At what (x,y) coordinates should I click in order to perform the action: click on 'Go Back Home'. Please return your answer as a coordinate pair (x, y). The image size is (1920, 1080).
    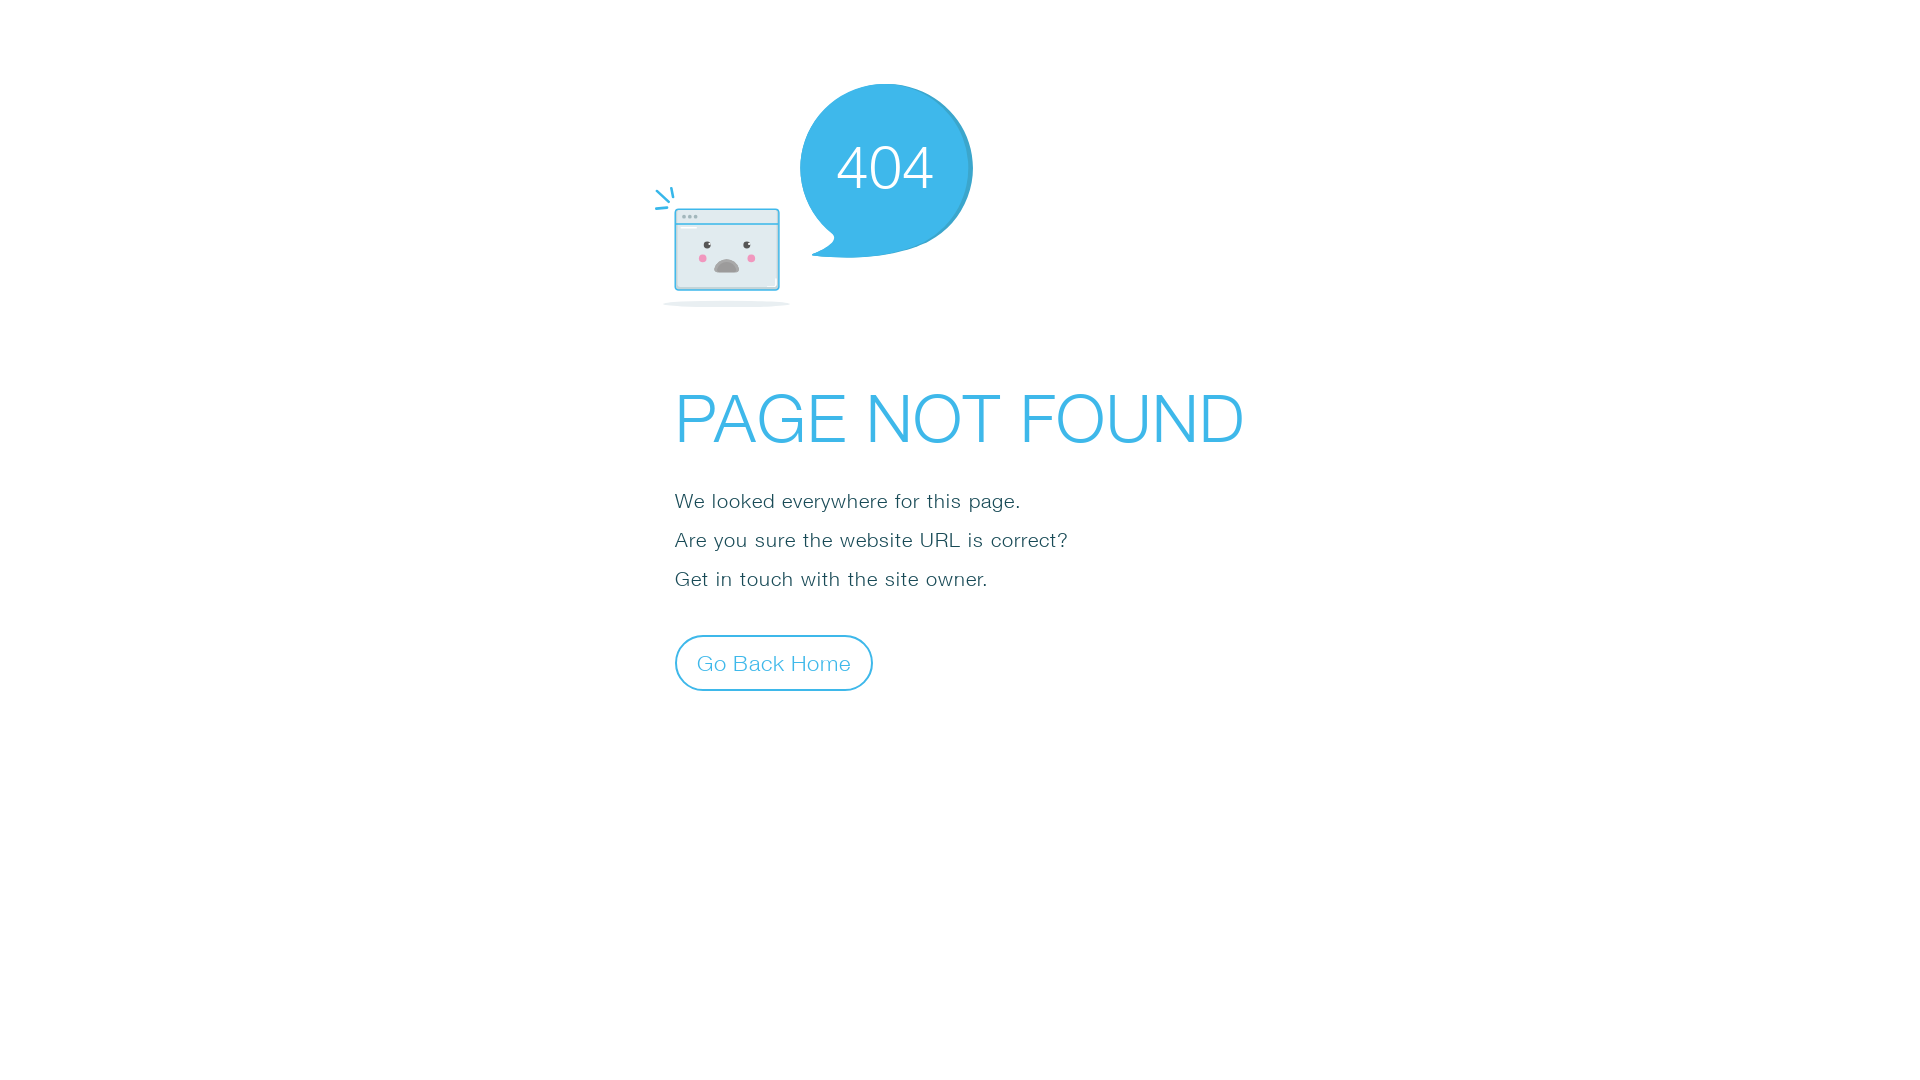
    Looking at the image, I should click on (772, 663).